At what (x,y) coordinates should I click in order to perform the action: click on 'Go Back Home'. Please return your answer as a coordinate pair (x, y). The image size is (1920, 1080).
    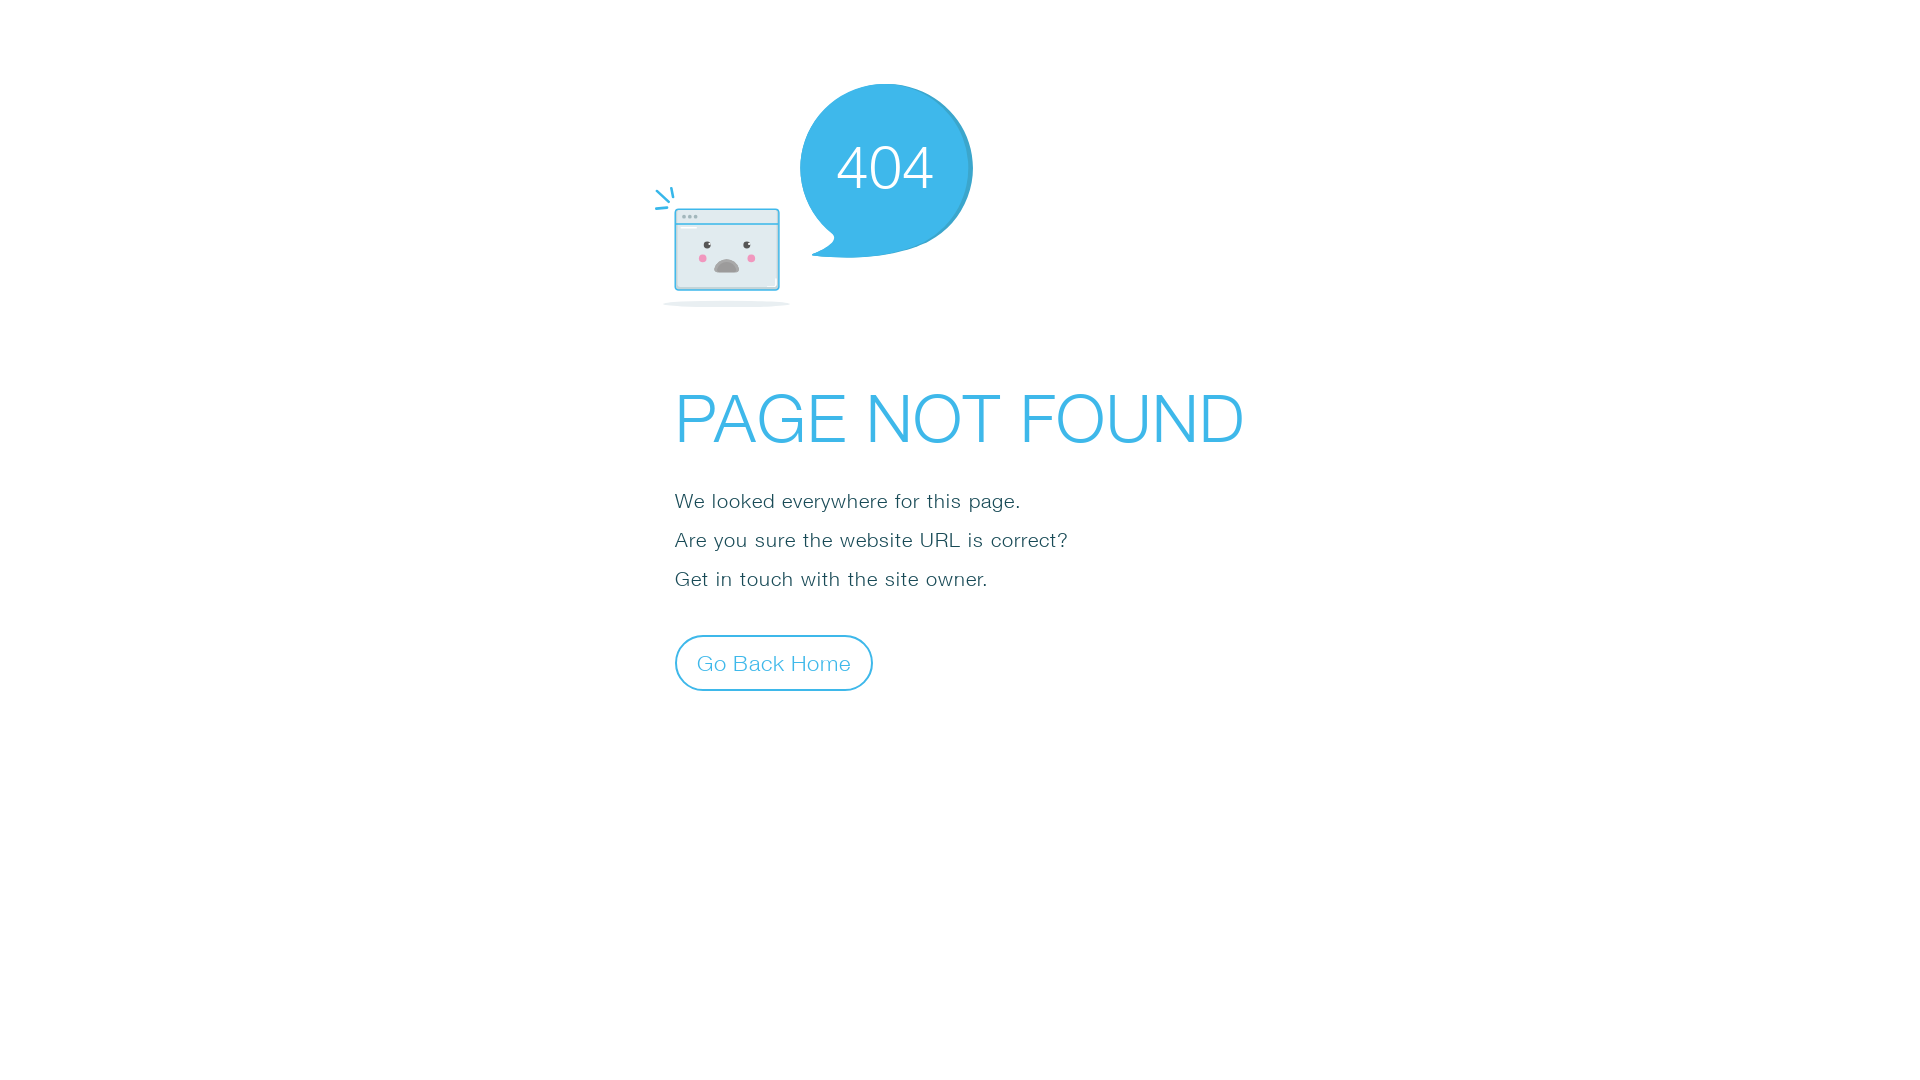
    Looking at the image, I should click on (772, 663).